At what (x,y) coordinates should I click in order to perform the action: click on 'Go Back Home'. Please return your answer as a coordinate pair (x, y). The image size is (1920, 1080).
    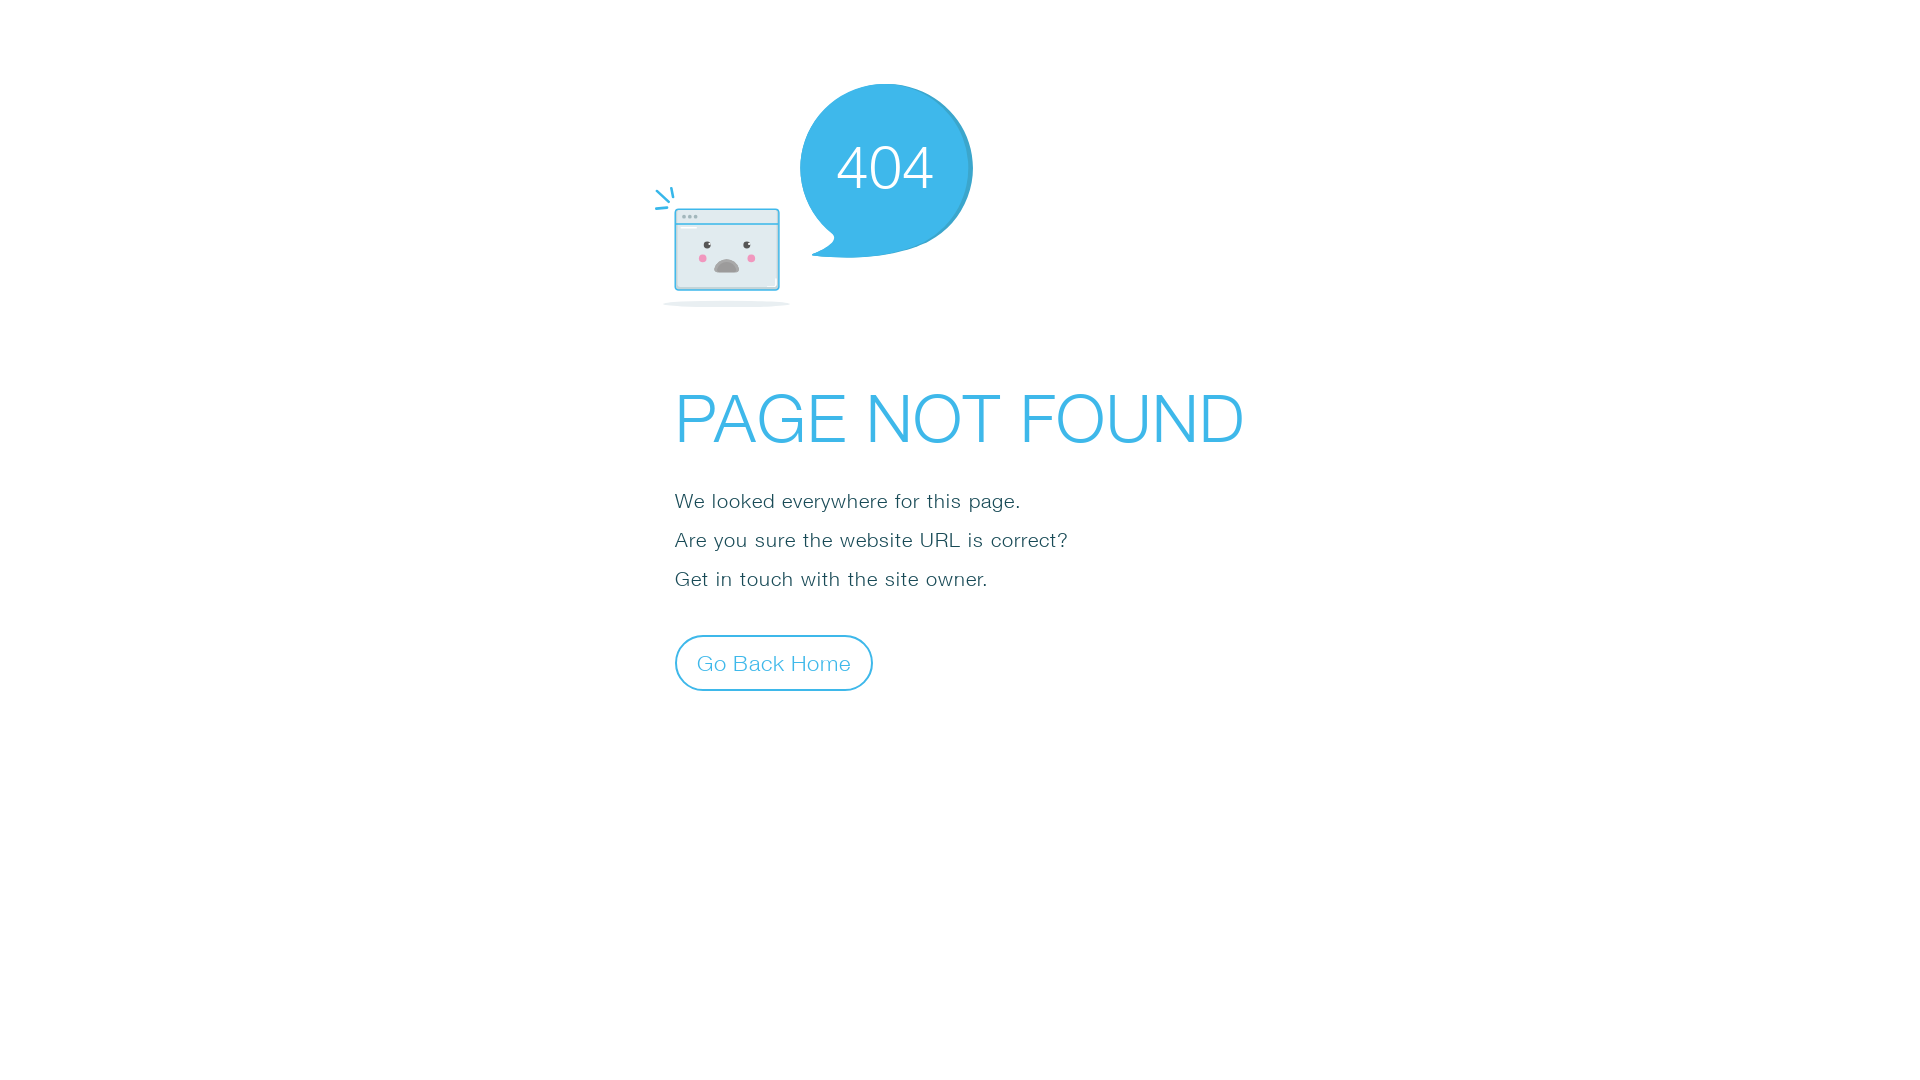
    Looking at the image, I should click on (772, 663).